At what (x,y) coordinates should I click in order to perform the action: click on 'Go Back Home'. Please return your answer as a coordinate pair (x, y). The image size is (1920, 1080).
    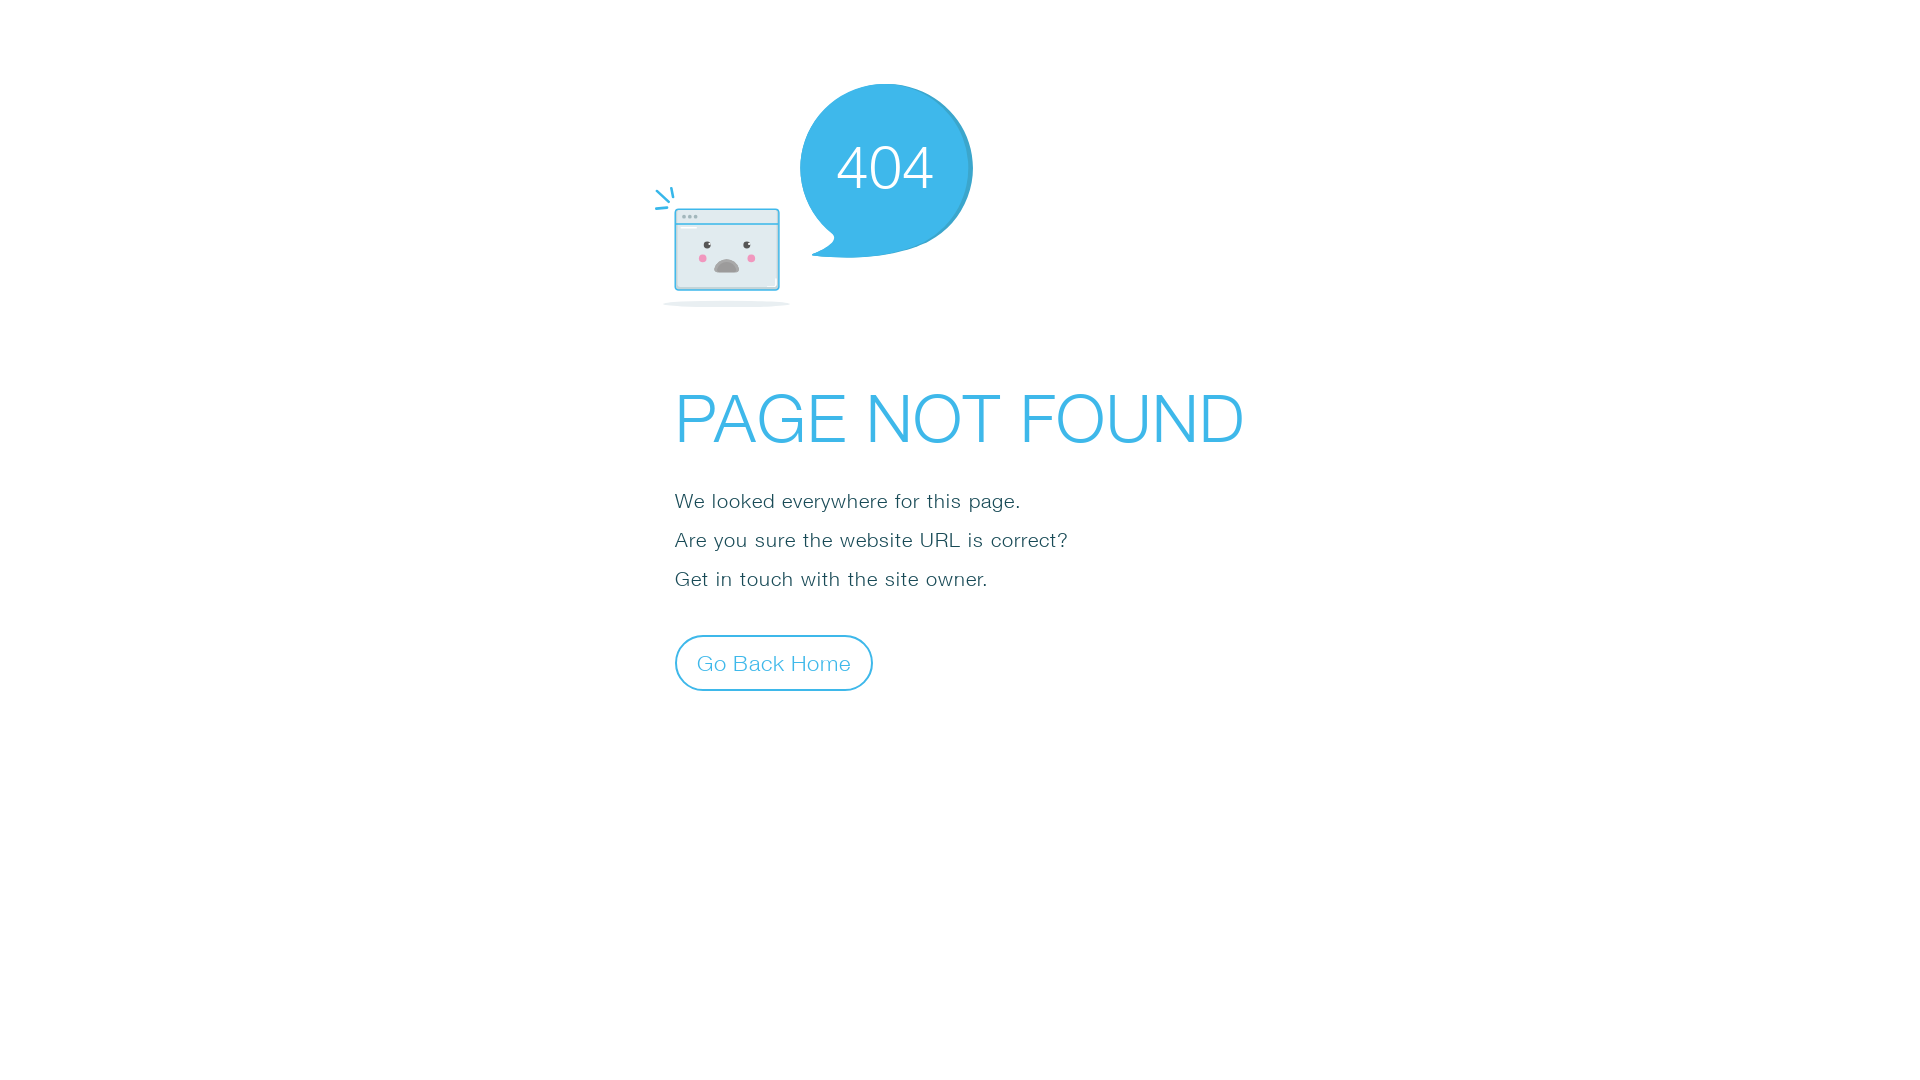
    Looking at the image, I should click on (772, 663).